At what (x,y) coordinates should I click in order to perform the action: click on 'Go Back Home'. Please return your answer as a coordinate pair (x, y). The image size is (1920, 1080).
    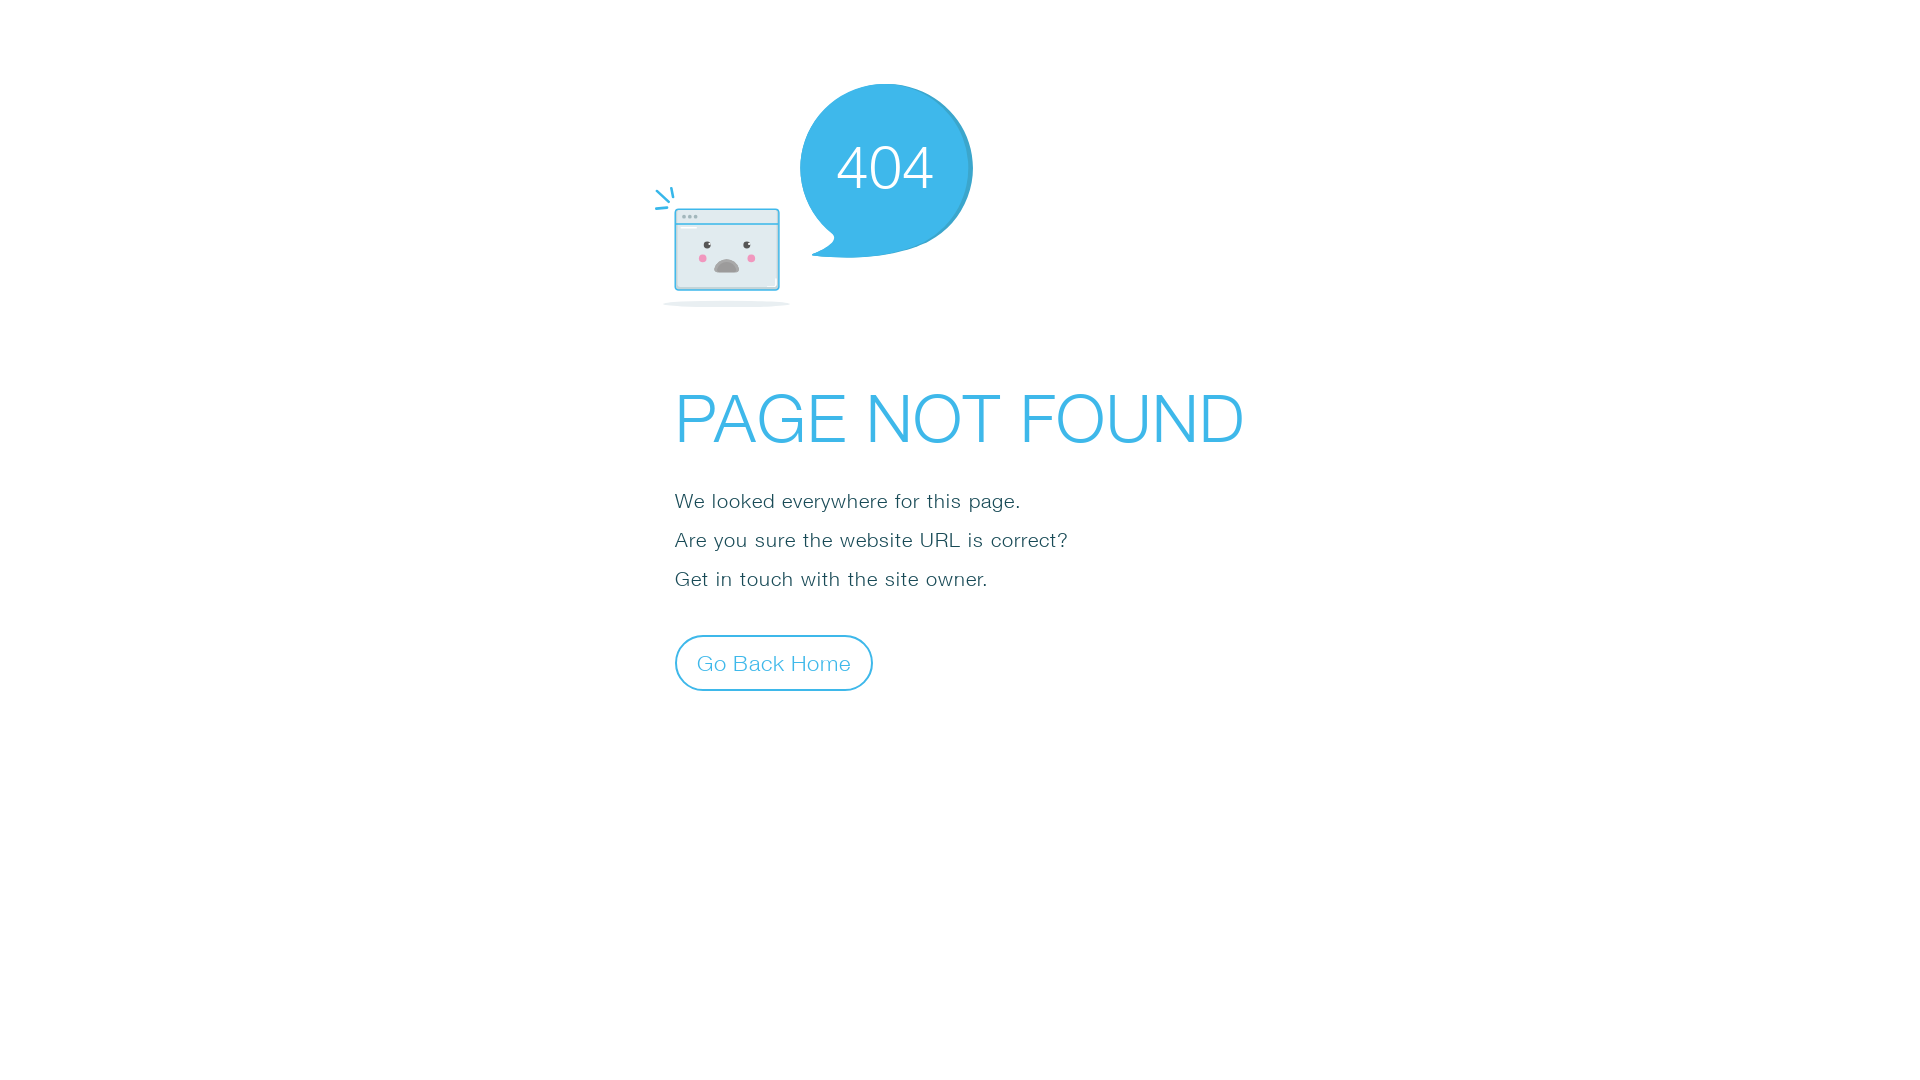
    Looking at the image, I should click on (772, 663).